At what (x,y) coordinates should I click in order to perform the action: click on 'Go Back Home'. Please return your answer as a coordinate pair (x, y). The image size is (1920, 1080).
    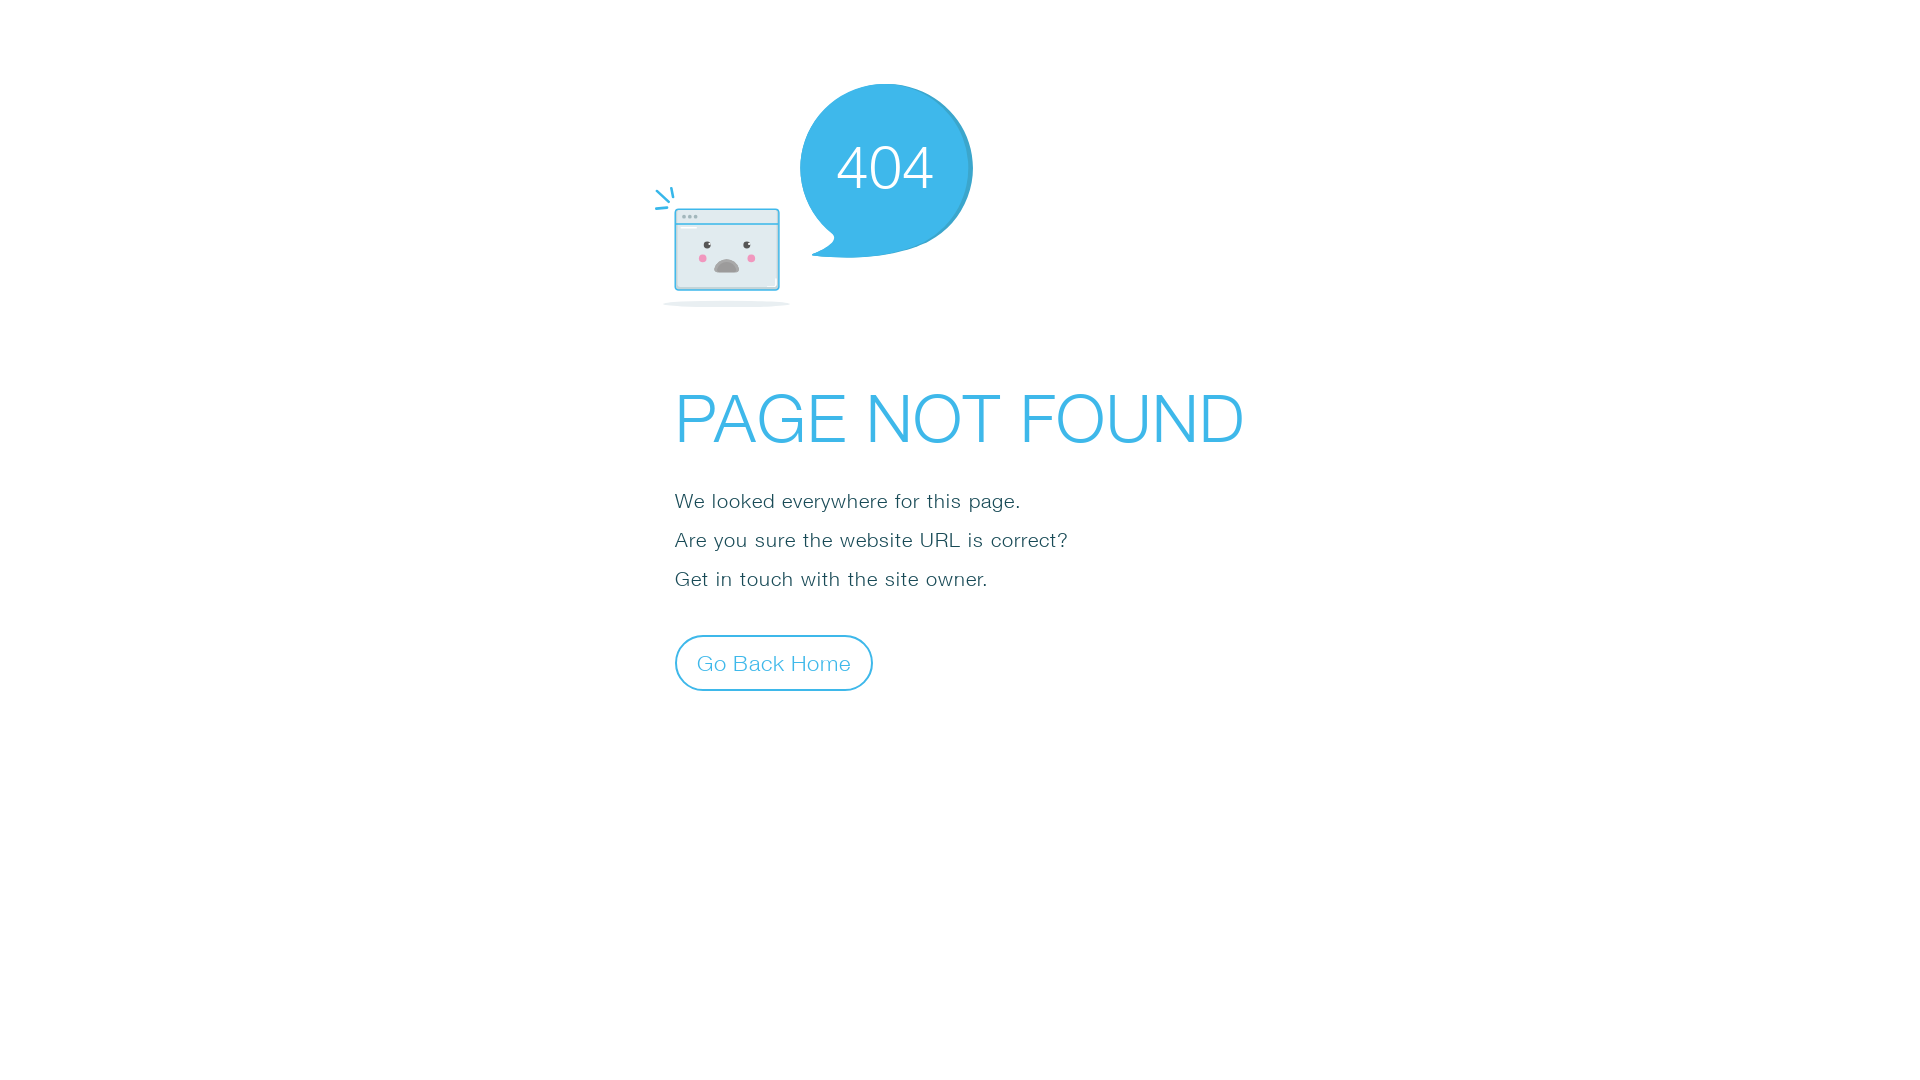
    Looking at the image, I should click on (772, 663).